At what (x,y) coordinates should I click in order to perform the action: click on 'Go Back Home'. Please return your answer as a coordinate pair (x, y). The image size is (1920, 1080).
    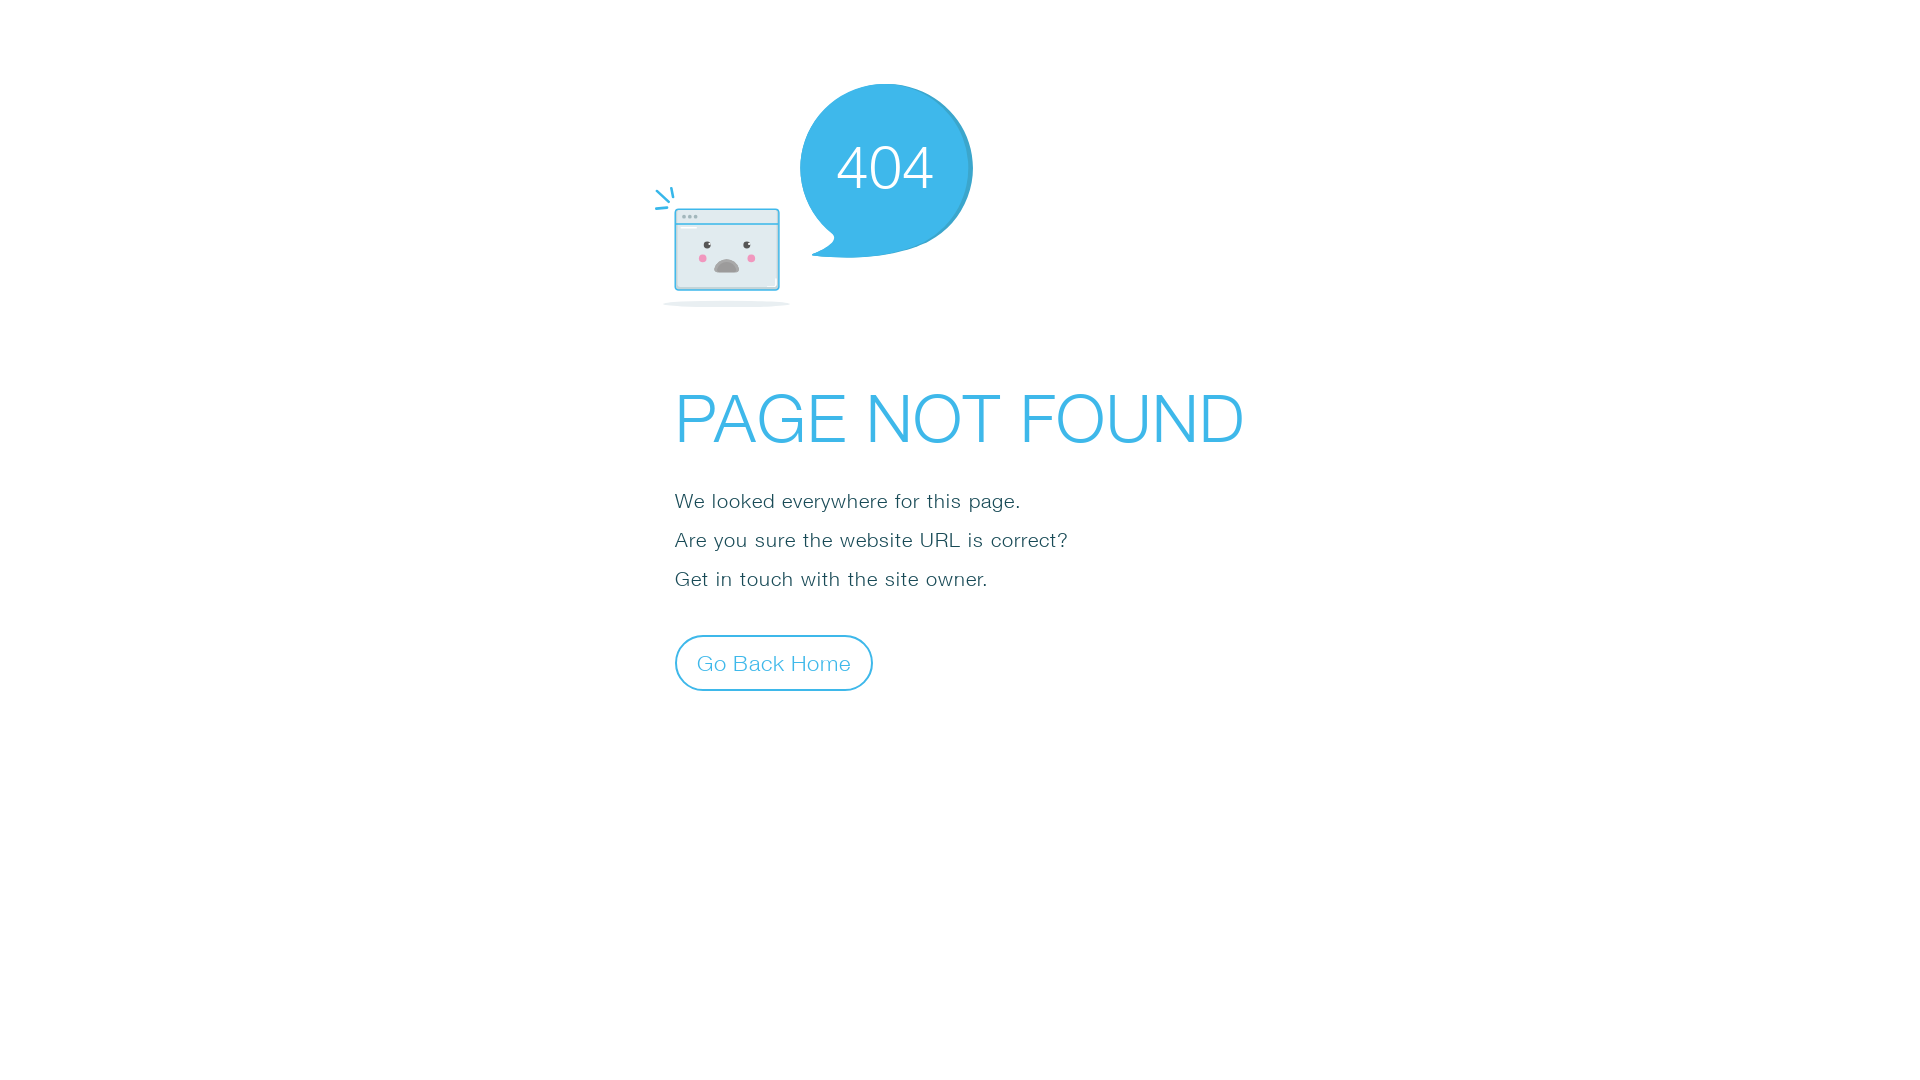
    Looking at the image, I should click on (772, 663).